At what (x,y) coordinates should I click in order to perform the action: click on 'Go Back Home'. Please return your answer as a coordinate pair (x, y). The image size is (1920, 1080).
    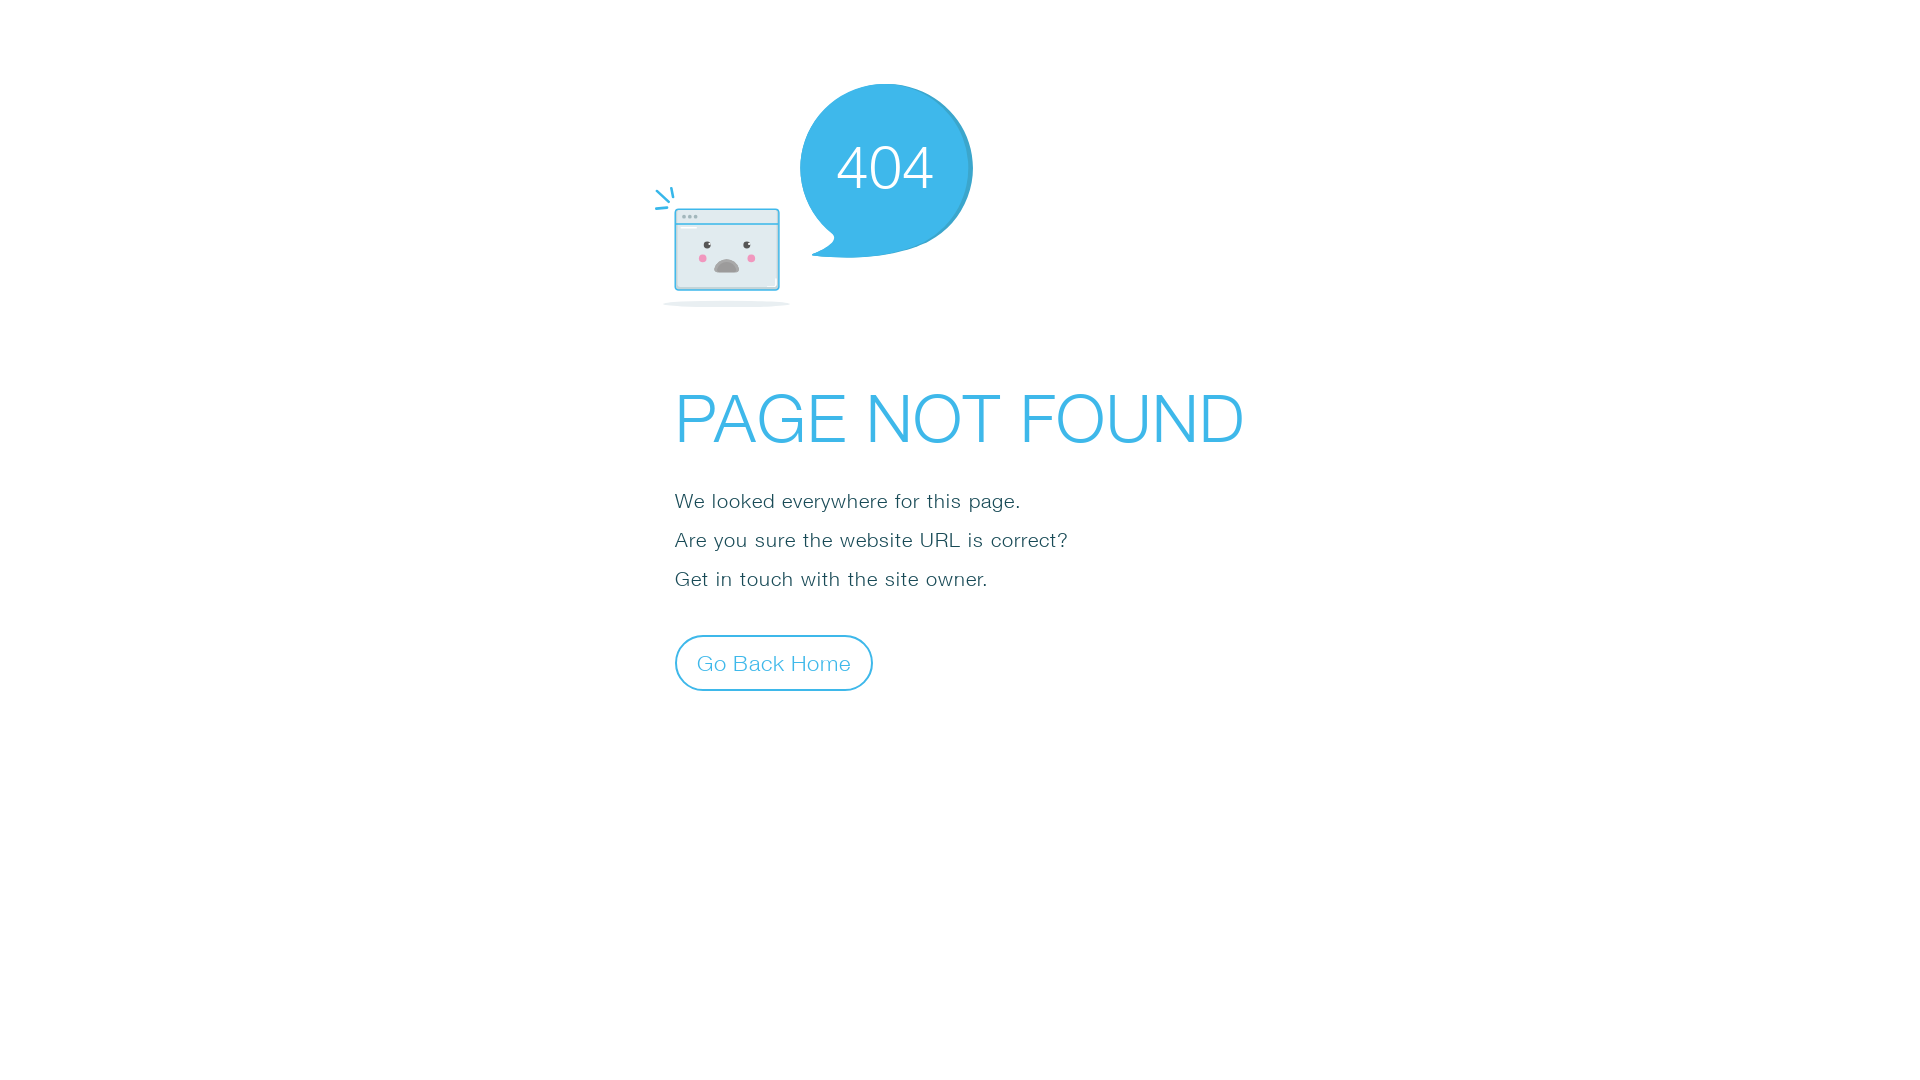
    Looking at the image, I should click on (772, 663).